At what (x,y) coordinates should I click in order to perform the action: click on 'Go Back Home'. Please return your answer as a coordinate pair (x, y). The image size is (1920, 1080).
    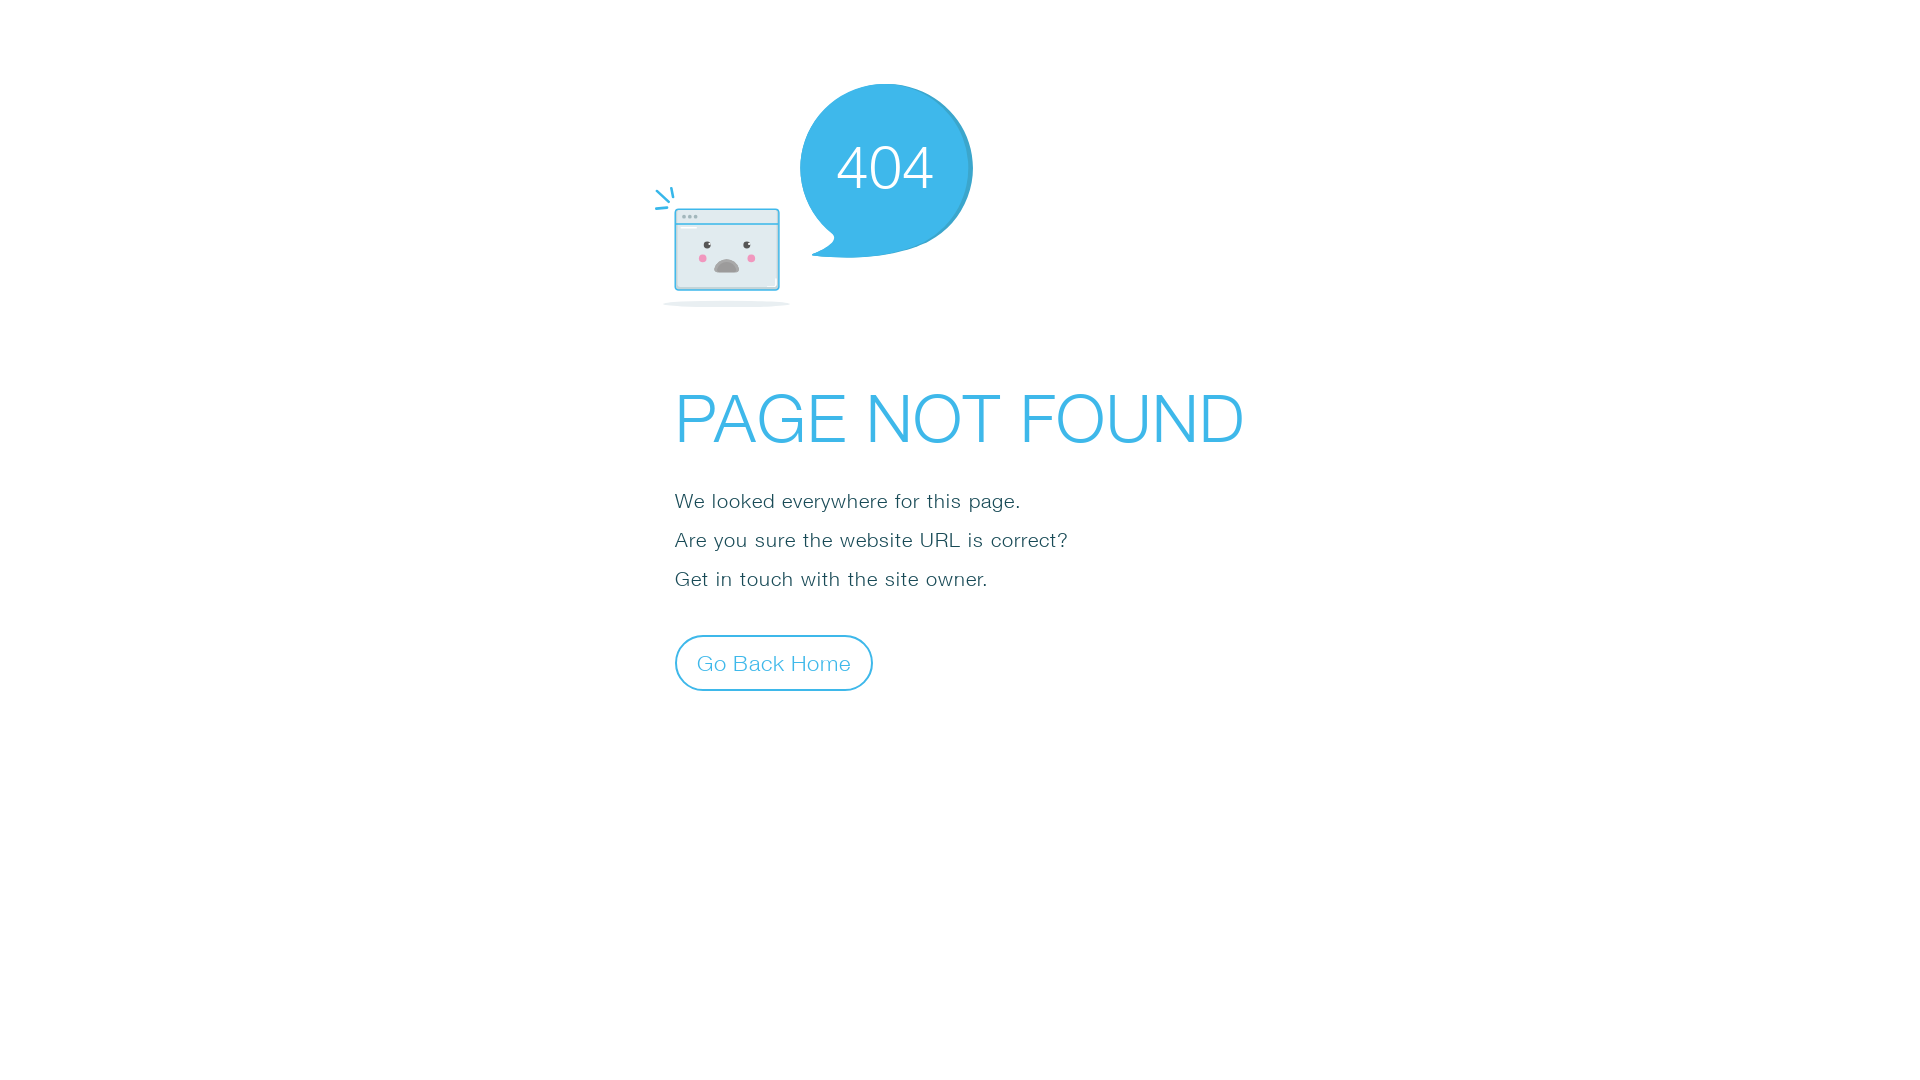
    Looking at the image, I should click on (772, 663).